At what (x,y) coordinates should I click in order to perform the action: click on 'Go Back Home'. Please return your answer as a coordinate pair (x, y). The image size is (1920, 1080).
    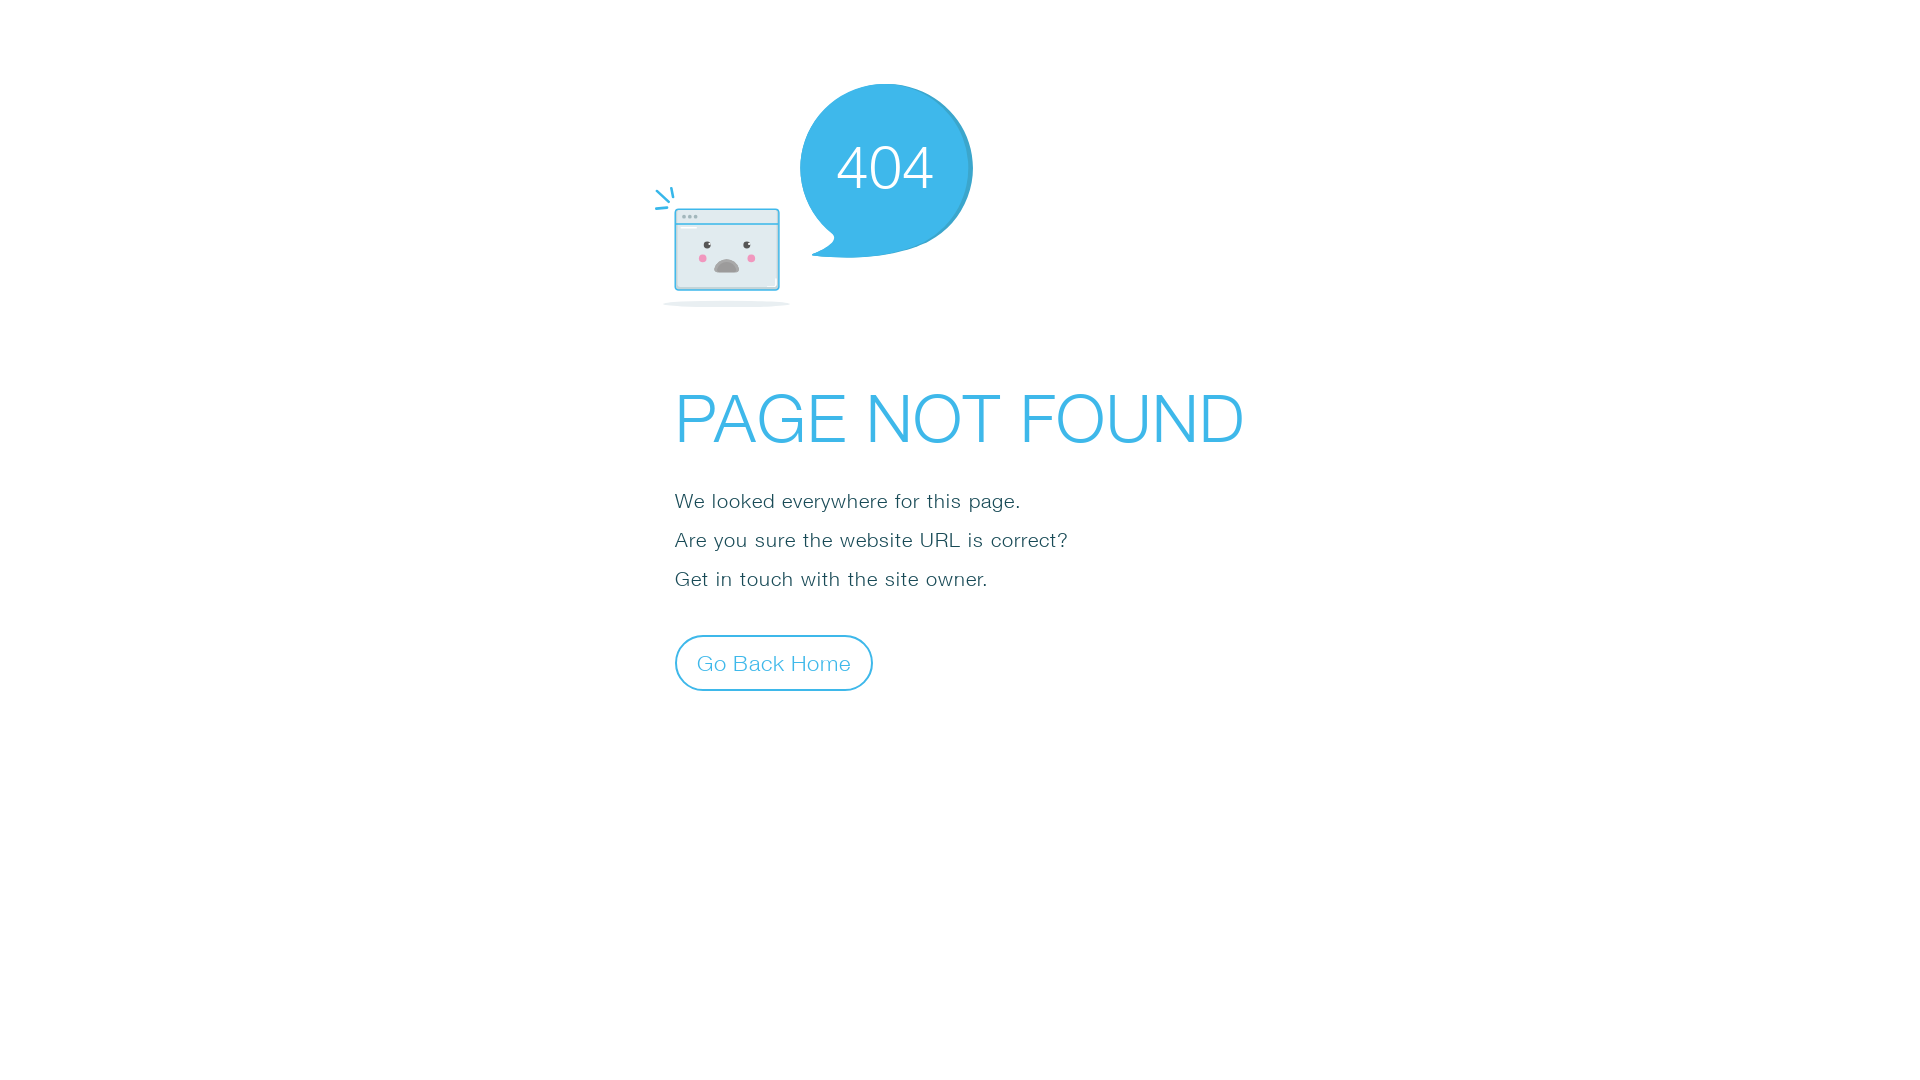
    Looking at the image, I should click on (772, 663).